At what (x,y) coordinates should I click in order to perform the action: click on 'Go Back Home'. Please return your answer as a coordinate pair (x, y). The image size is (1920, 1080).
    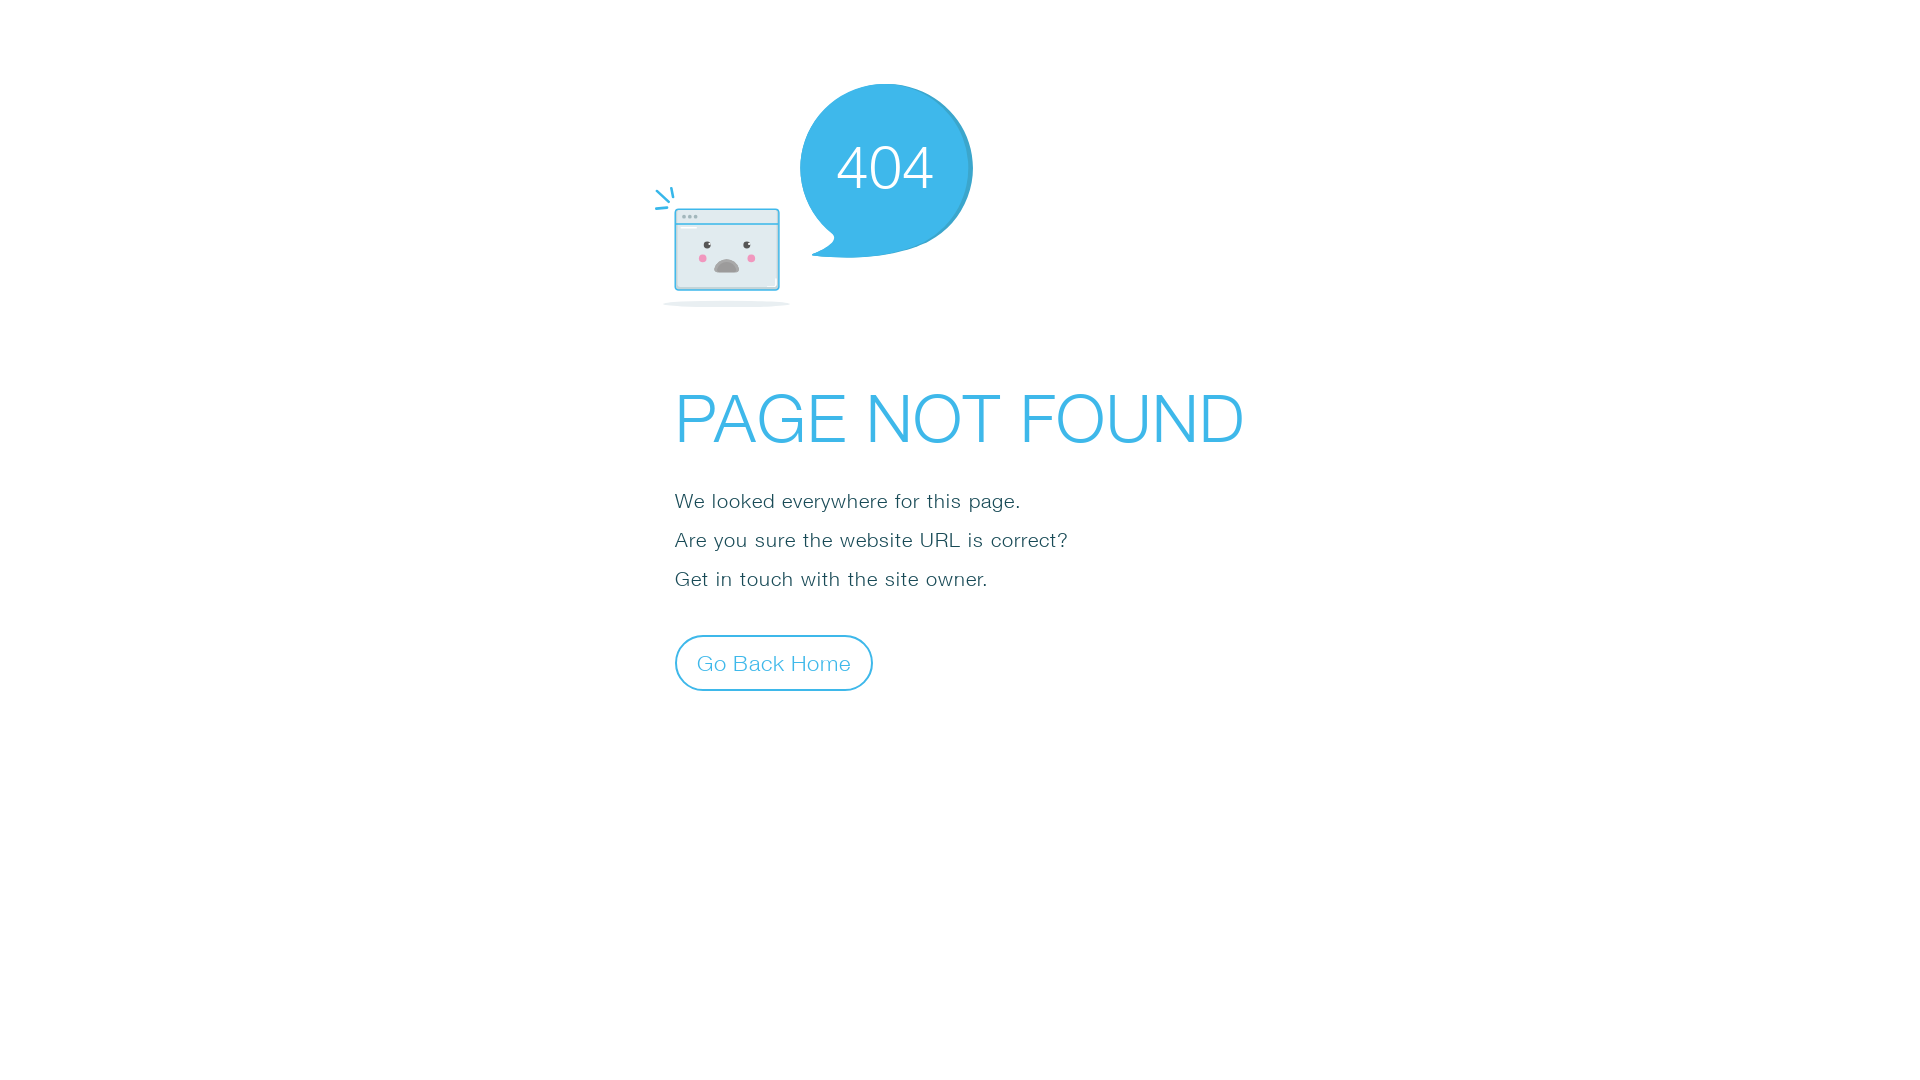
    Looking at the image, I should click on (772, 663).